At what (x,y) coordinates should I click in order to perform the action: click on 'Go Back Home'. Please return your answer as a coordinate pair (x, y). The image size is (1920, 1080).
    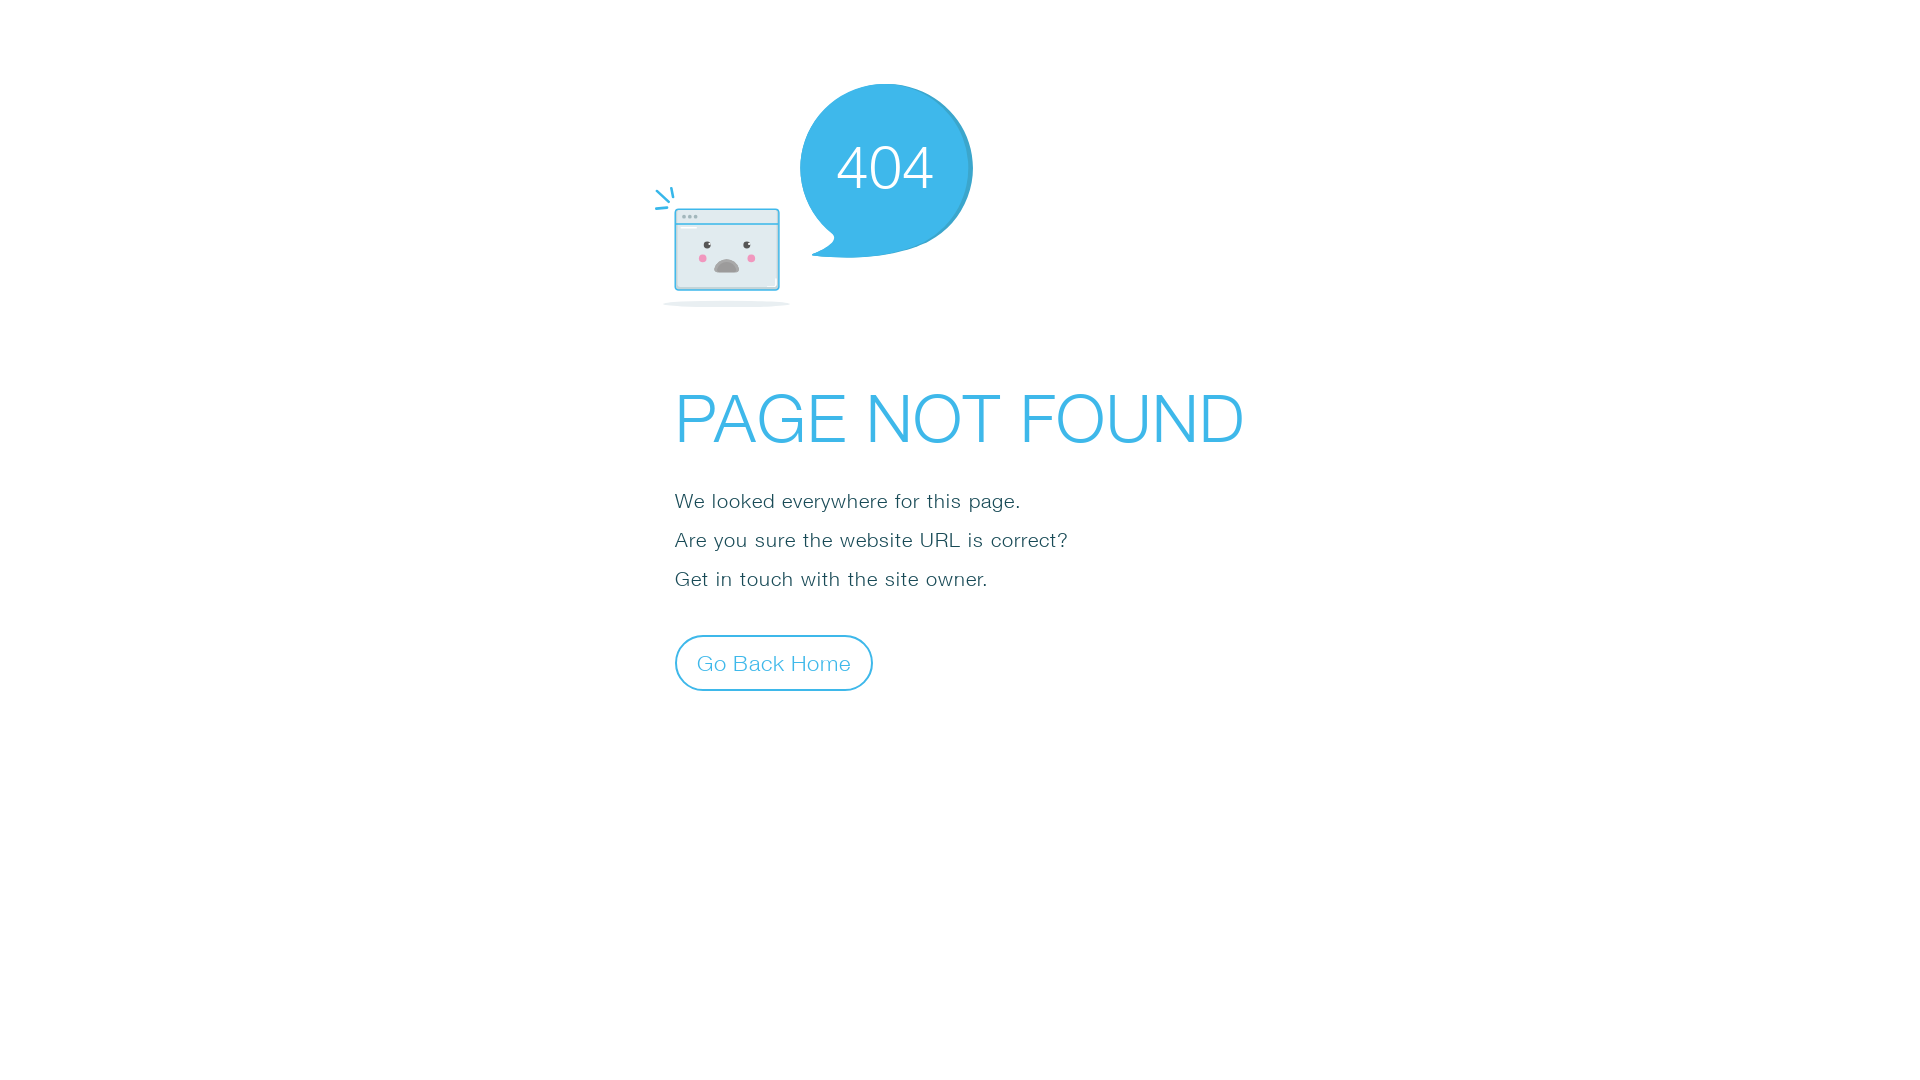
    Looking at the image, I should click on (772, 663).